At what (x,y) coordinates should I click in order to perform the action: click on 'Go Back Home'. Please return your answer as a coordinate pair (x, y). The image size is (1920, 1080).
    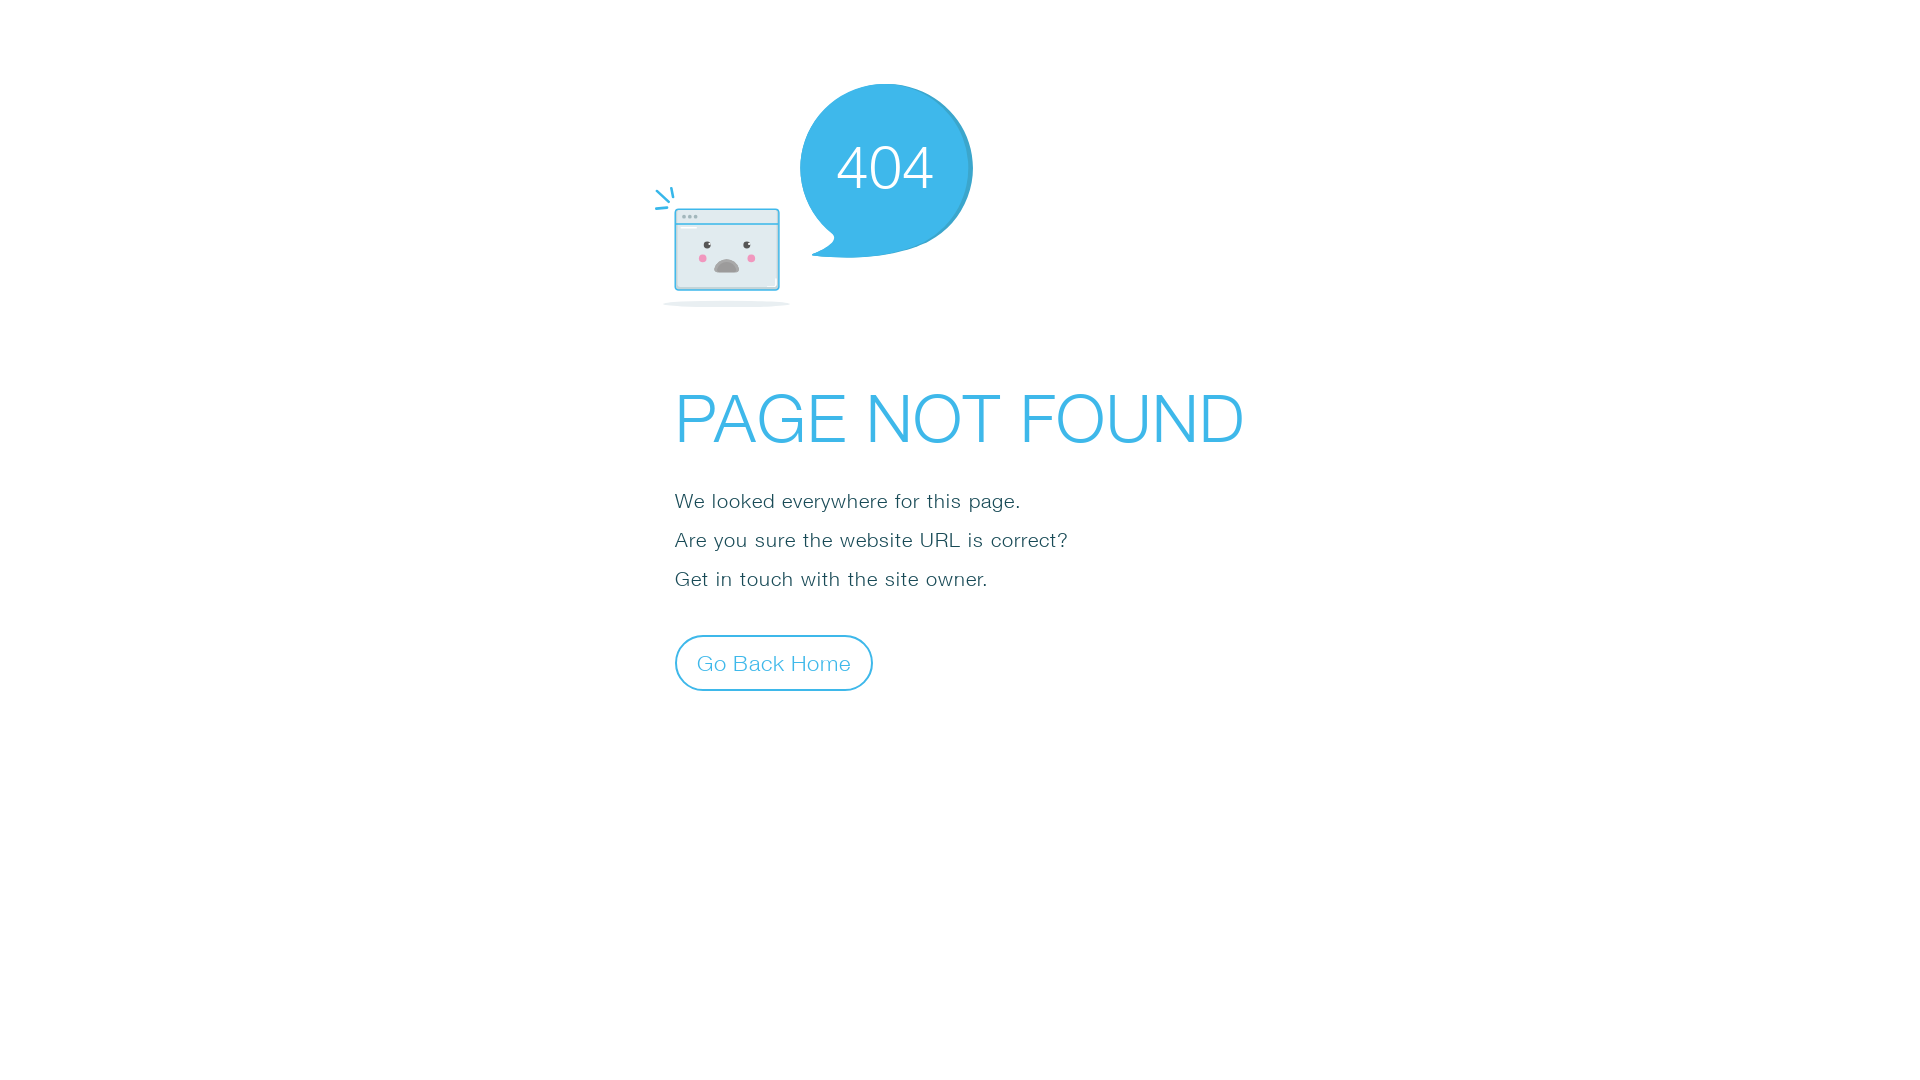
    Looking at the image, I should click on (772, 663).